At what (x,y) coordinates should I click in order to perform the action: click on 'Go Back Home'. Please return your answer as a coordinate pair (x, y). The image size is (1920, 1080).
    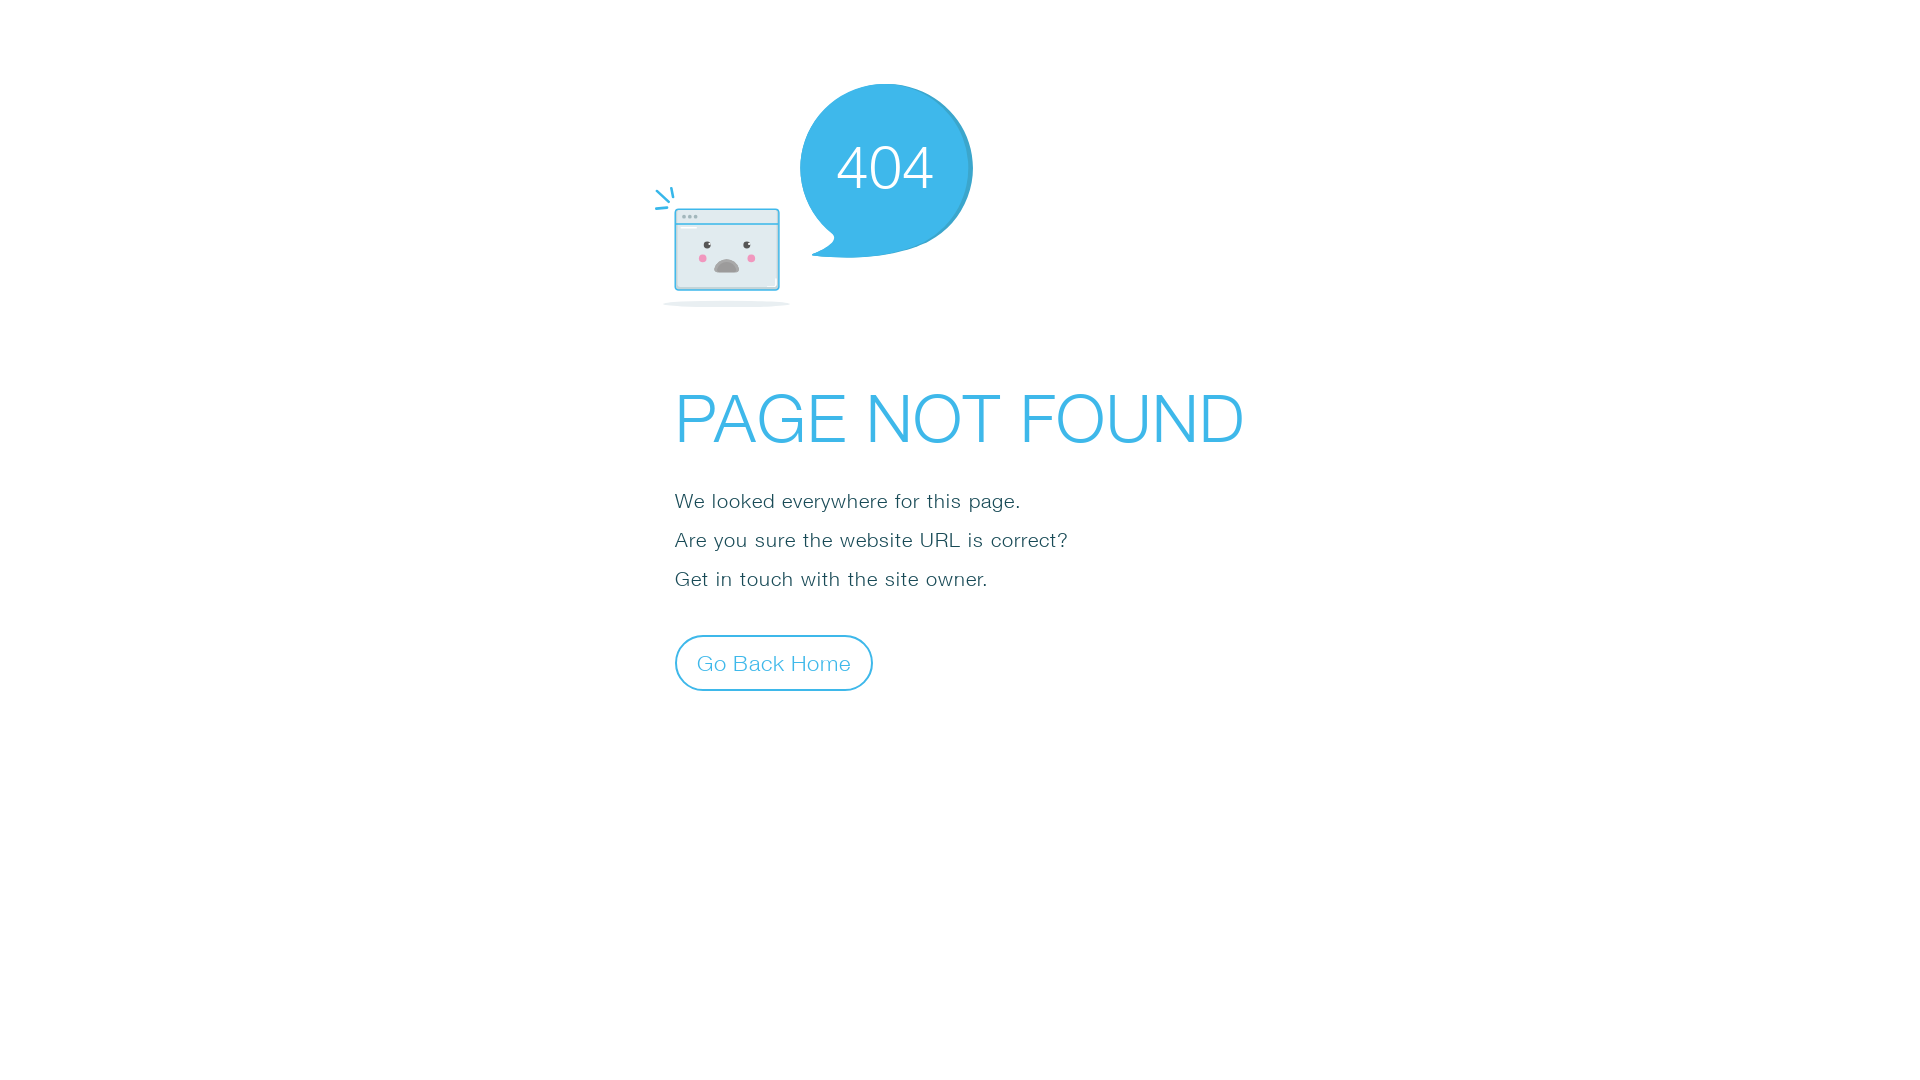
    Looking at the image, I should click on (772, 663).